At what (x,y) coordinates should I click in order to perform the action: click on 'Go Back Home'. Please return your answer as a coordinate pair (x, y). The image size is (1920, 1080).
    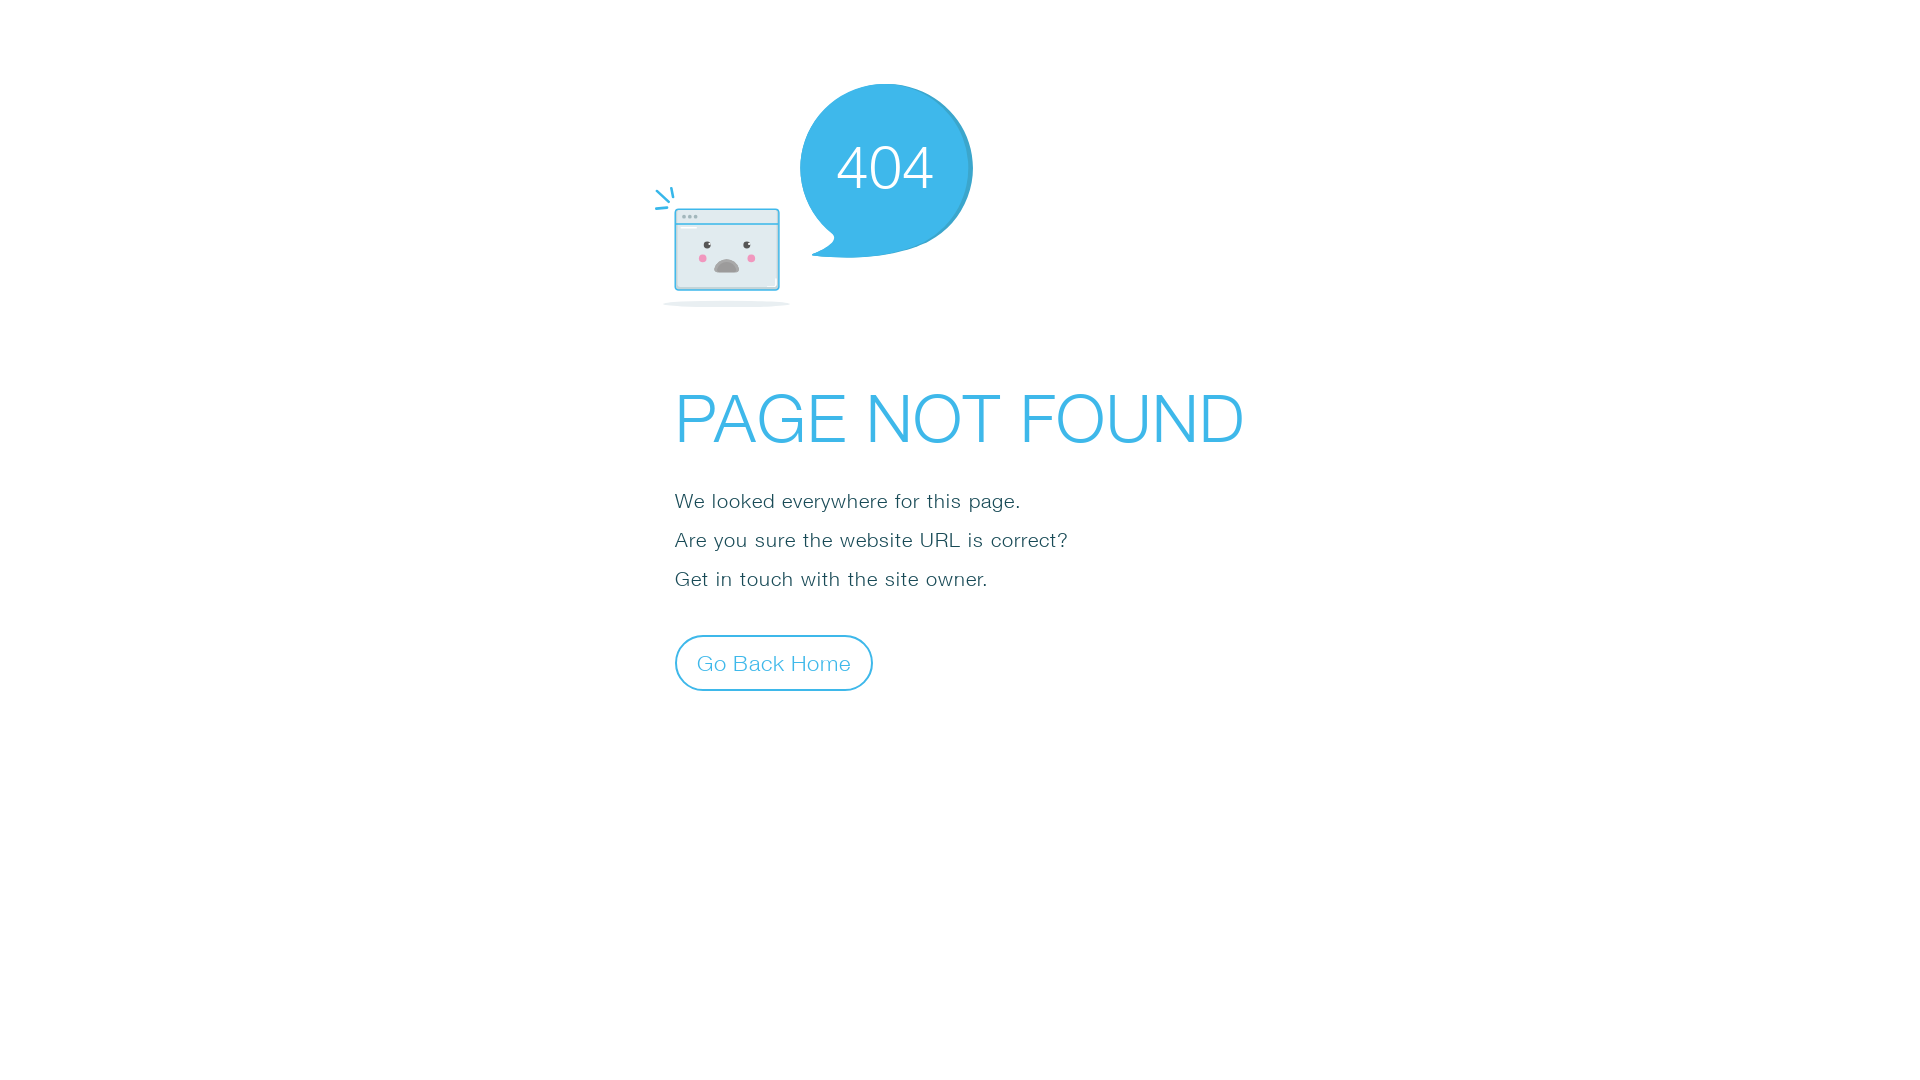
    Looking at the image, I should click on (772, 663).